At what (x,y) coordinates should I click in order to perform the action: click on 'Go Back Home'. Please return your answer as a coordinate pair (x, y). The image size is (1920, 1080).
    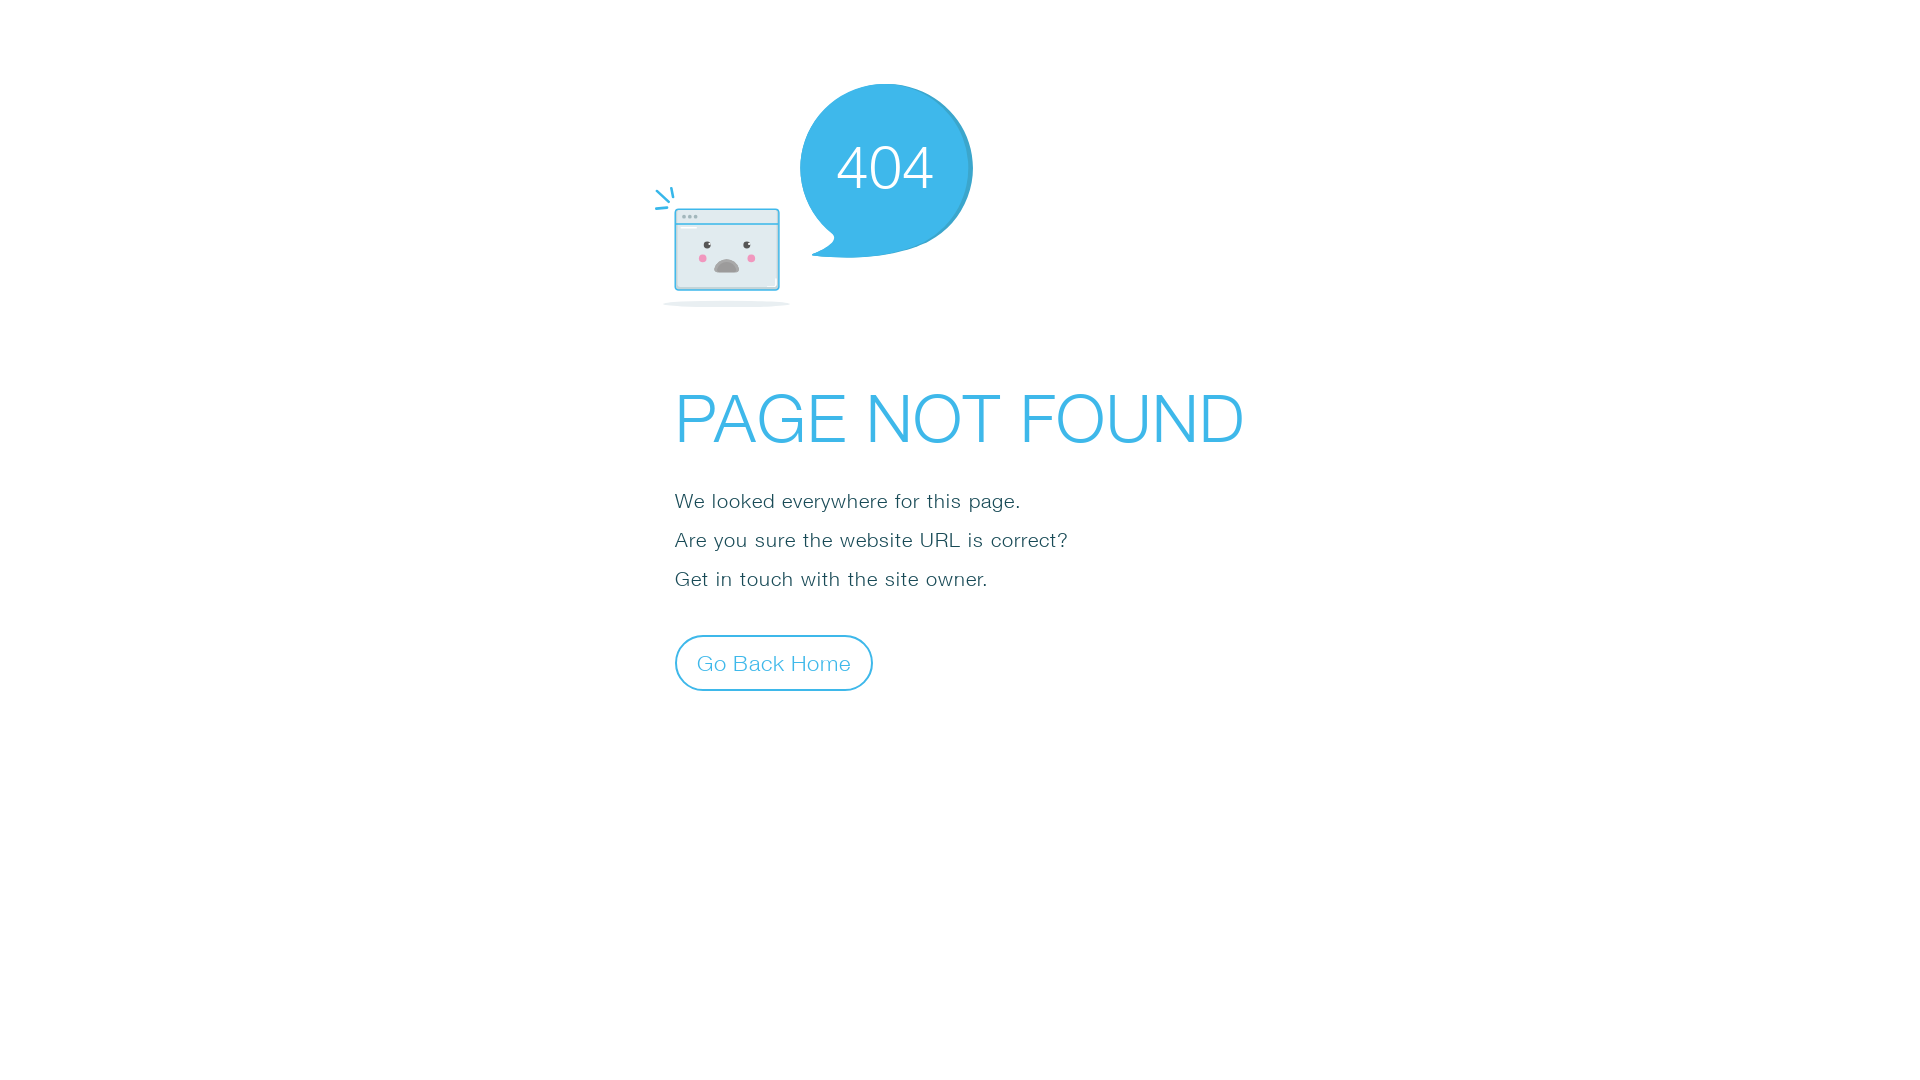
    Looking at the image, I should click on (772, 663).